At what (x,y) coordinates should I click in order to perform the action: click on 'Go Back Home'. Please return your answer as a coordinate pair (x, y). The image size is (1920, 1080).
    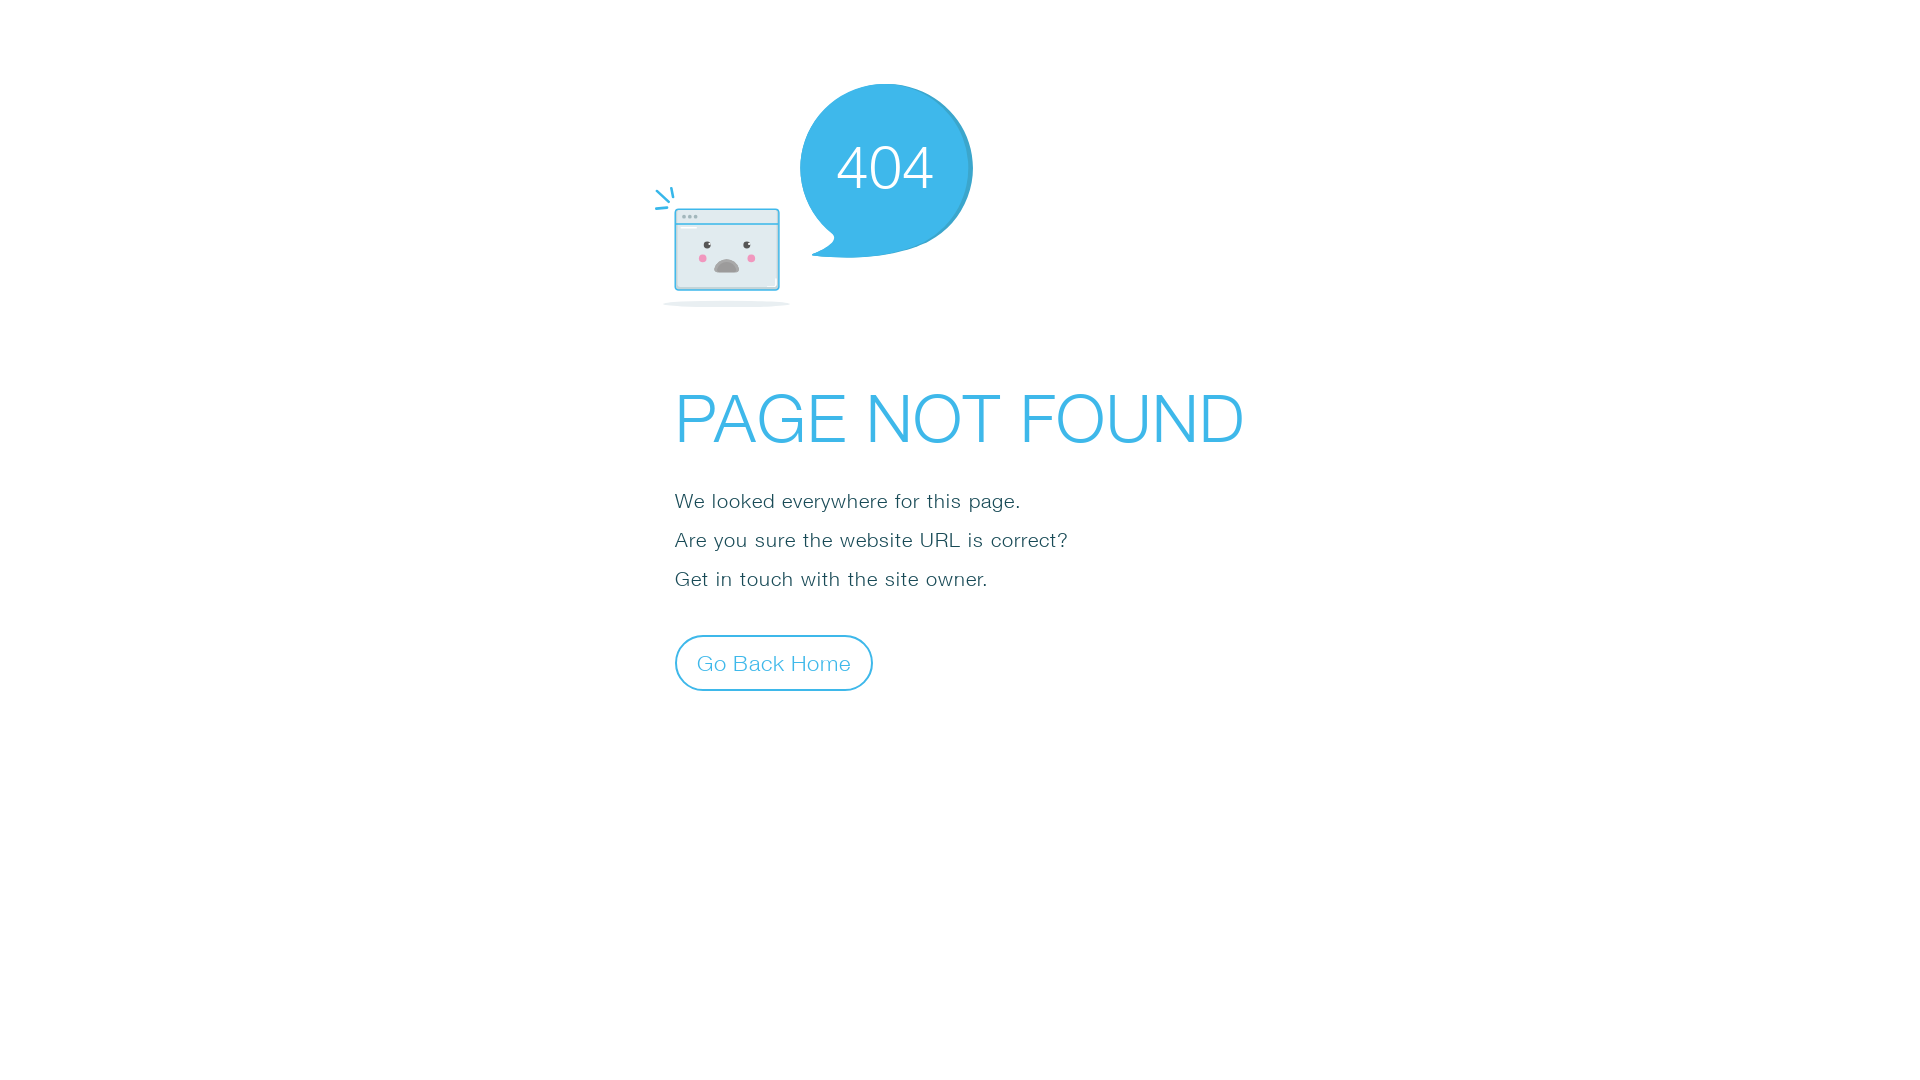
    Looking at the image, I should click on (772, 663).